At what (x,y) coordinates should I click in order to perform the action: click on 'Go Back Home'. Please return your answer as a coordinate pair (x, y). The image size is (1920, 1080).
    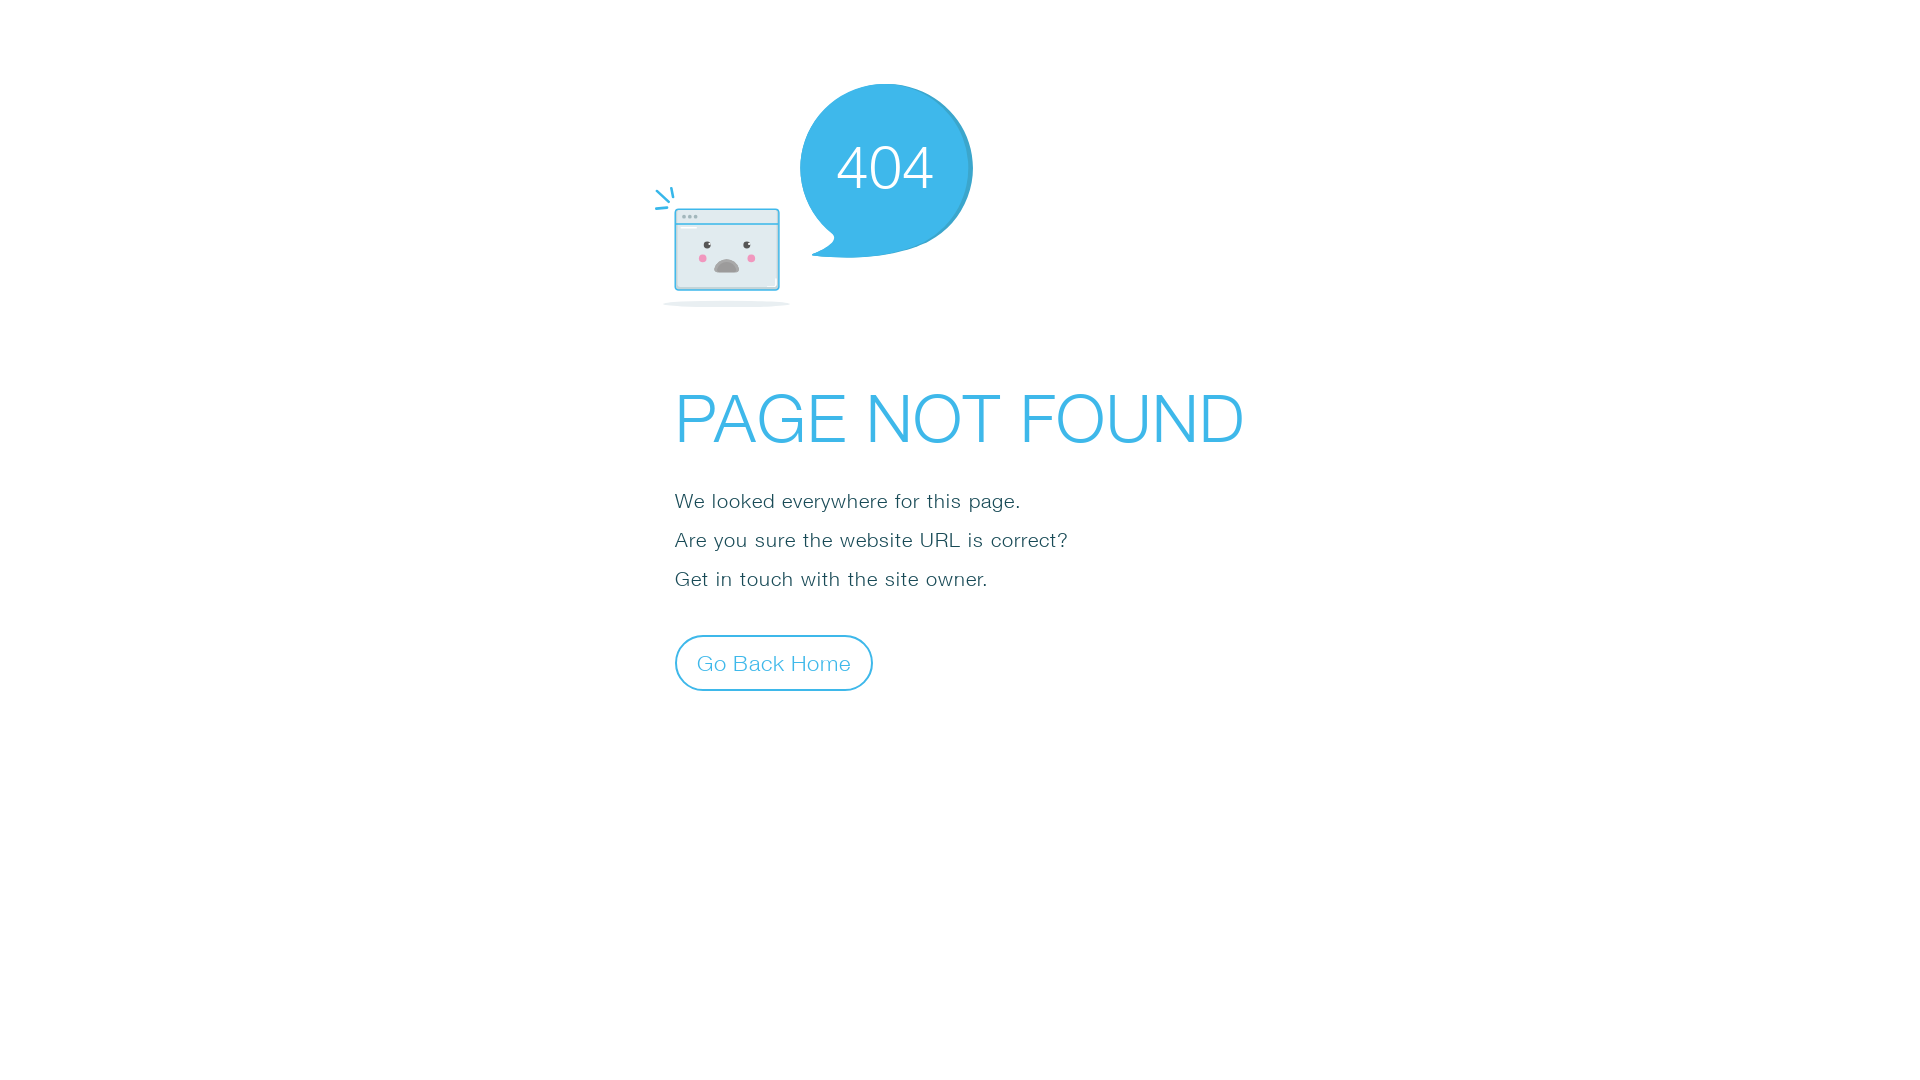
    Looking at the image, I should click on (772, 663).